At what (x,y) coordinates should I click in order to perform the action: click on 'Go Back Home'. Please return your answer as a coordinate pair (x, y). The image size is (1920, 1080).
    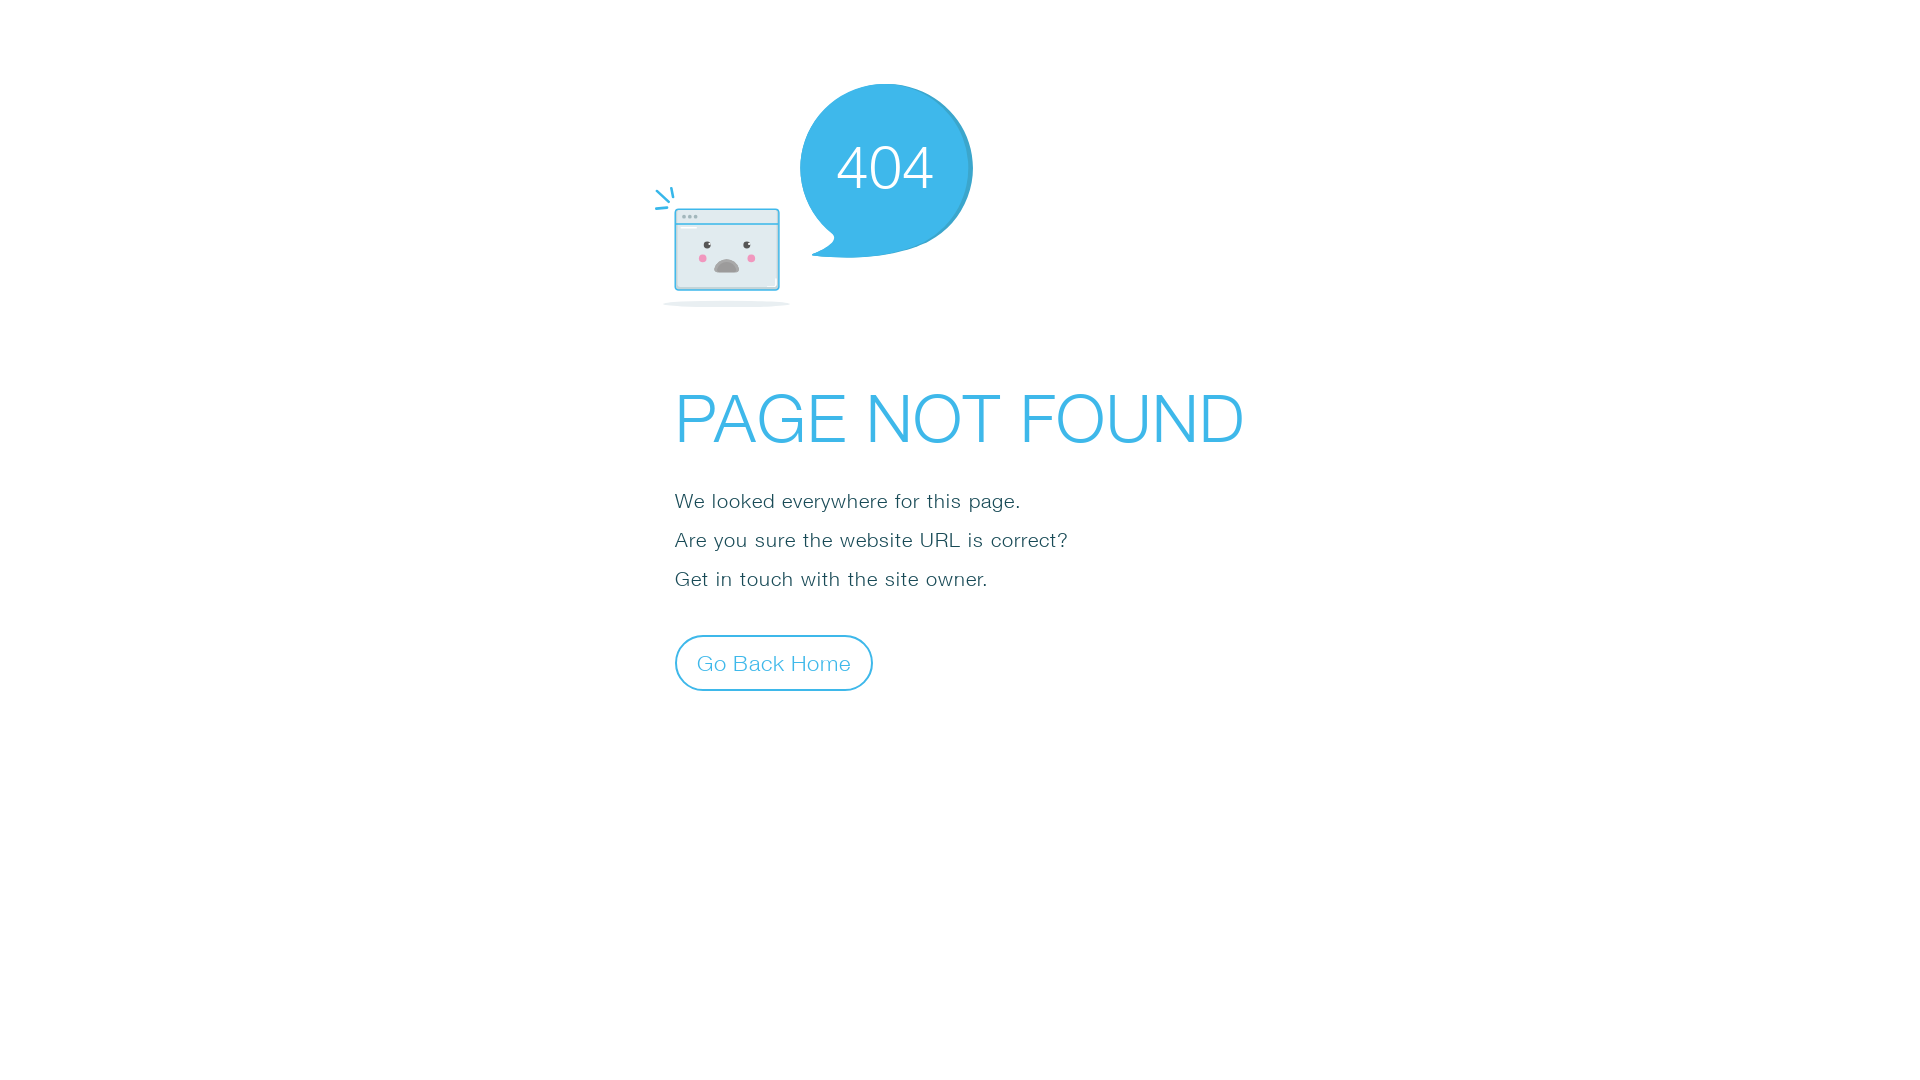
    Looking at the image, I should click on (772, 663).